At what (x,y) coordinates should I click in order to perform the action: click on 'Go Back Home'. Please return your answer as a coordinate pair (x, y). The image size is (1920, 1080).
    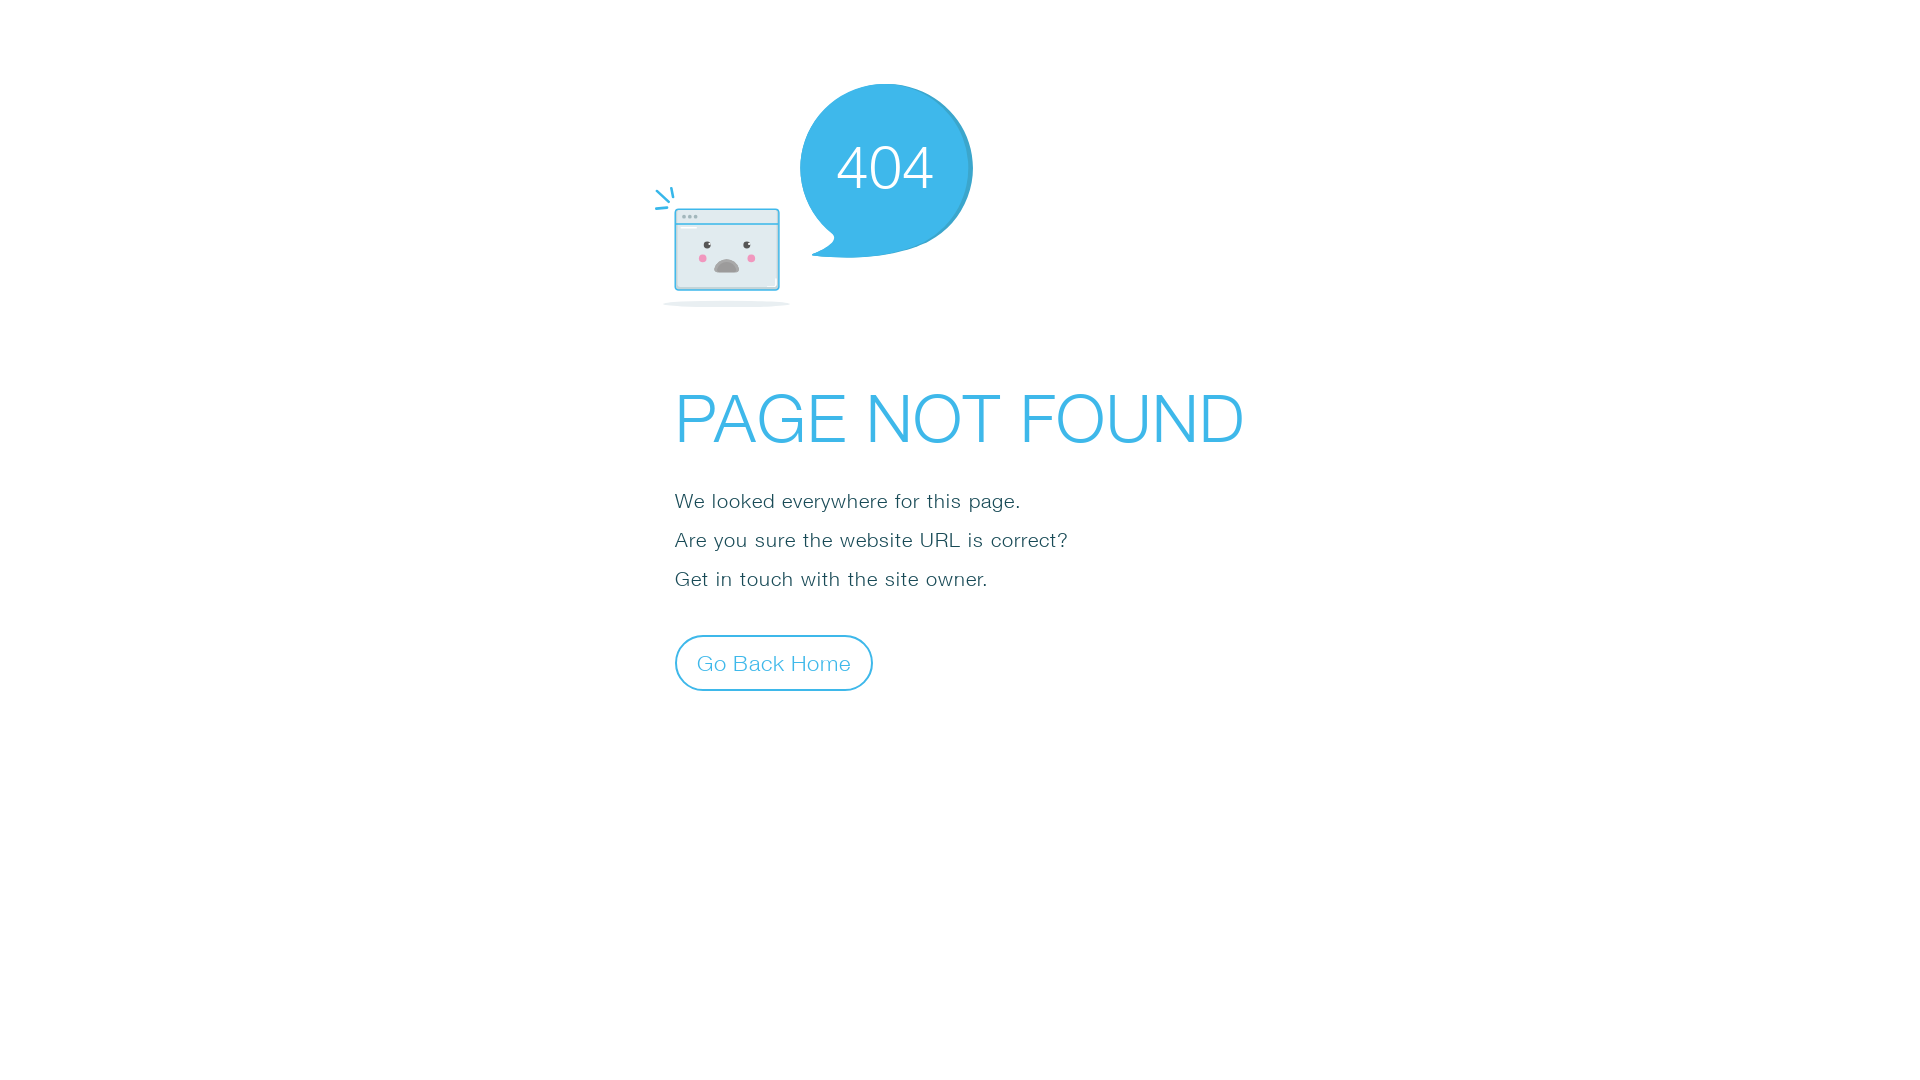
    Looking at the image, I should click on (772, 663).